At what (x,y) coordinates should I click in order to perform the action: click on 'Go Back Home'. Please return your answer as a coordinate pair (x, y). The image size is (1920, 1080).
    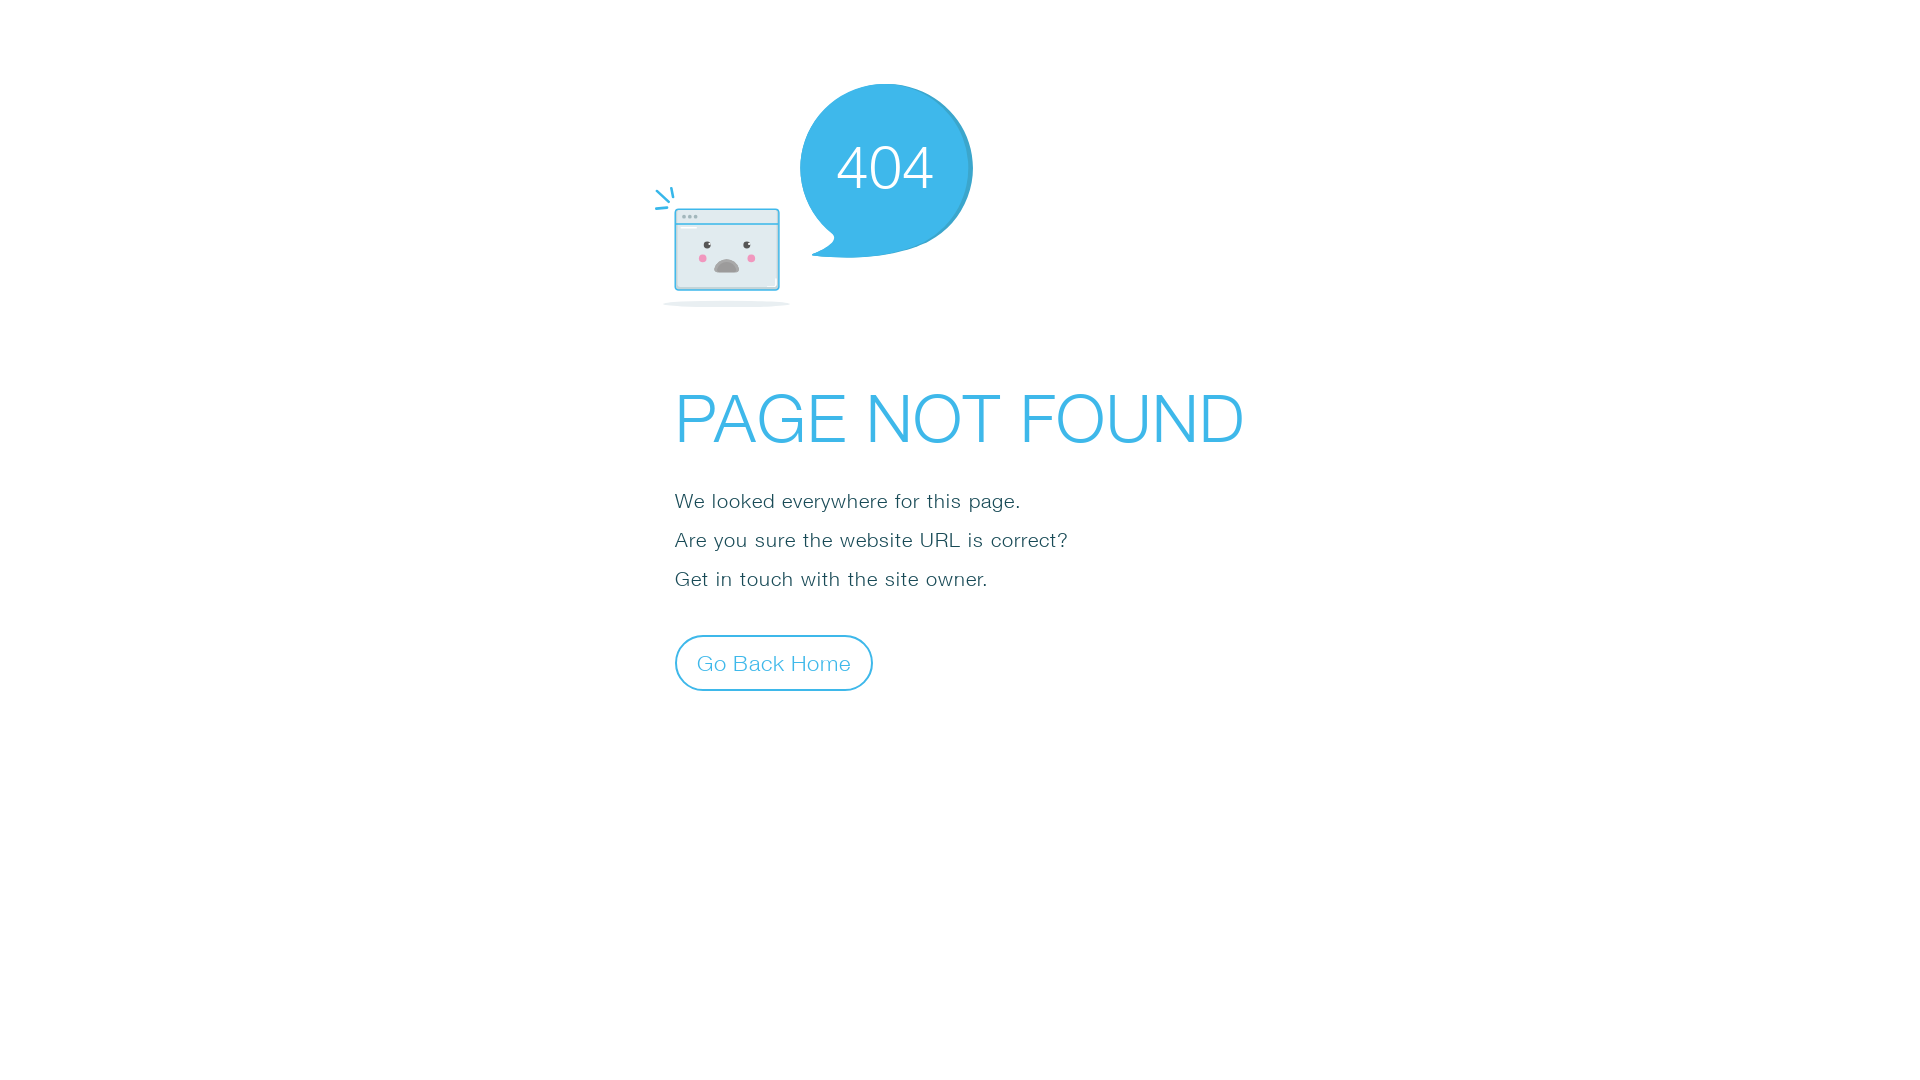
    Looking at the image, I should click on (772, 663).